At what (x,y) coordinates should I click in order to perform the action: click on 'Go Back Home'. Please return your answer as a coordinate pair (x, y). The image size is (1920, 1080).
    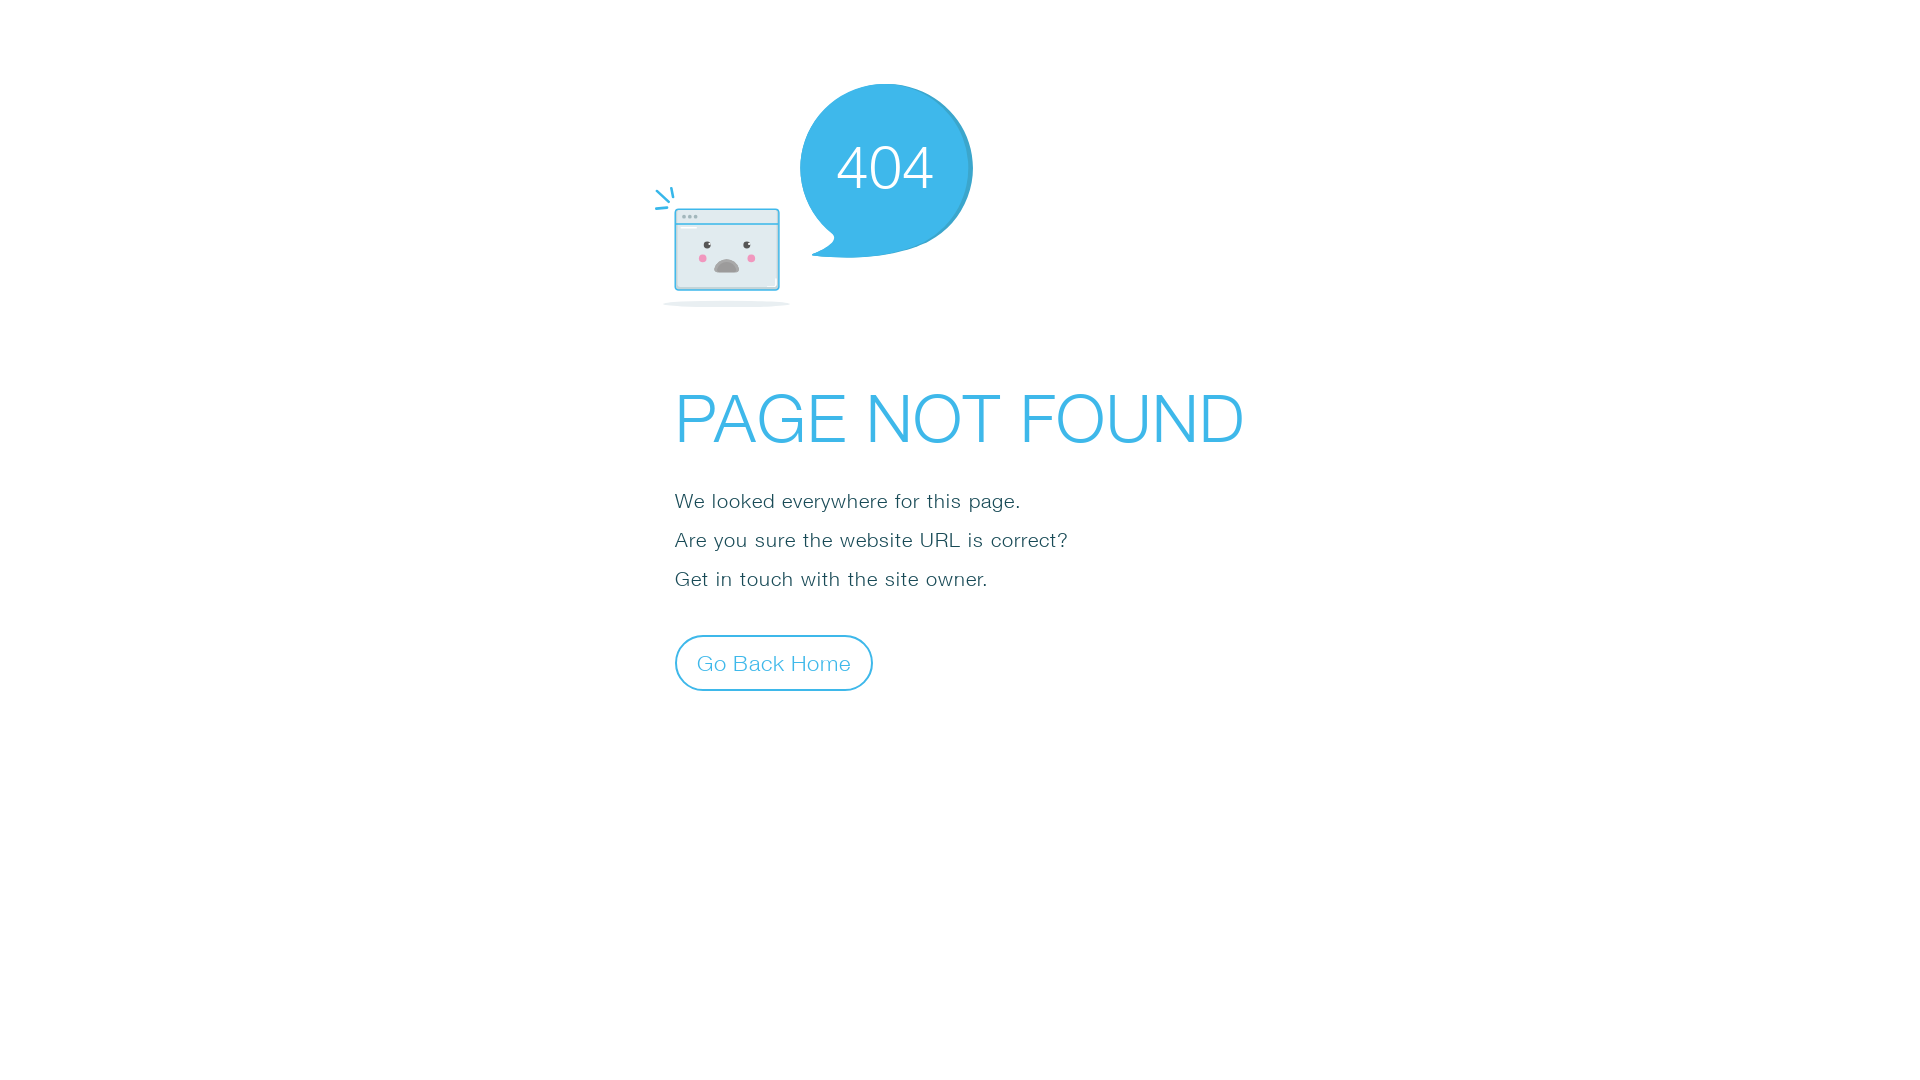
    Looking at the image, I should click on (772, 663).